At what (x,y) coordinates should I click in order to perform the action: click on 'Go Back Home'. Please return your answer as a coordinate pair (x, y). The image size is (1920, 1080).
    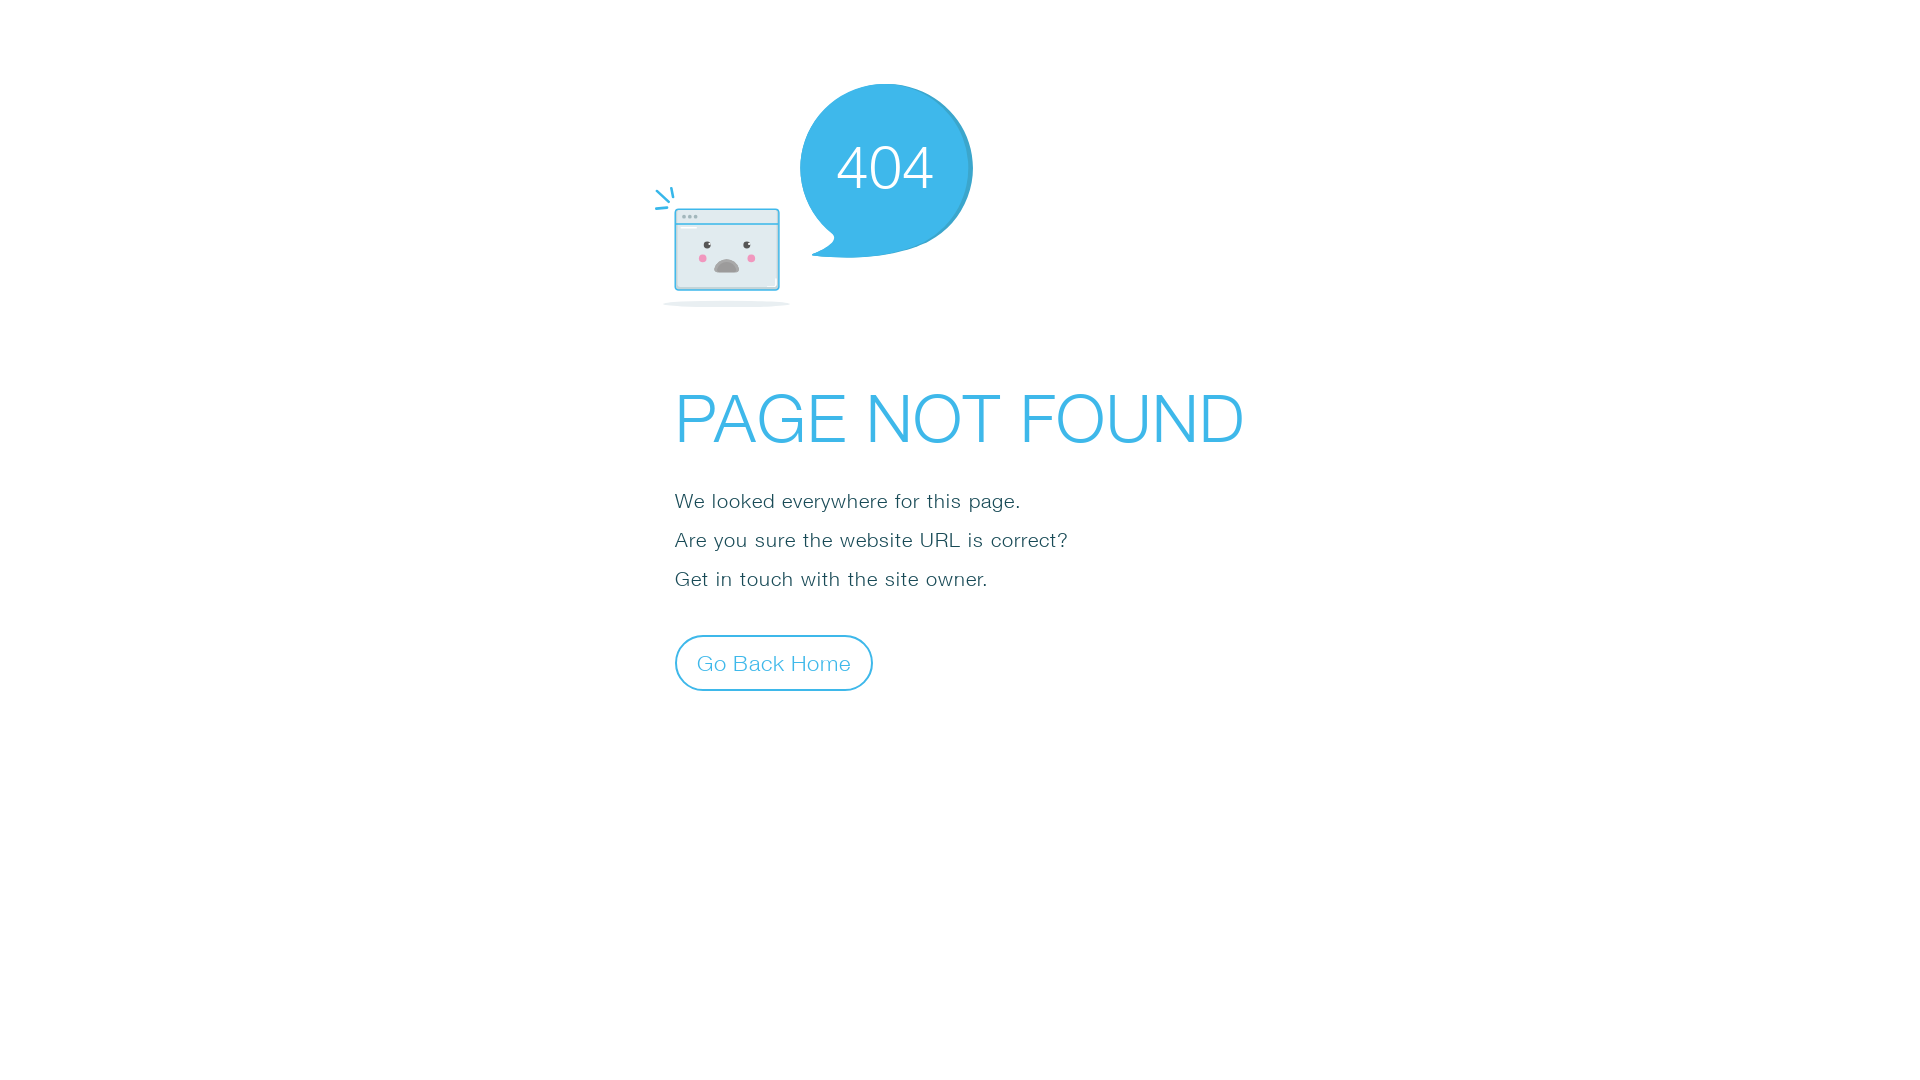
    Looking at the image, I should click on (772, 663).